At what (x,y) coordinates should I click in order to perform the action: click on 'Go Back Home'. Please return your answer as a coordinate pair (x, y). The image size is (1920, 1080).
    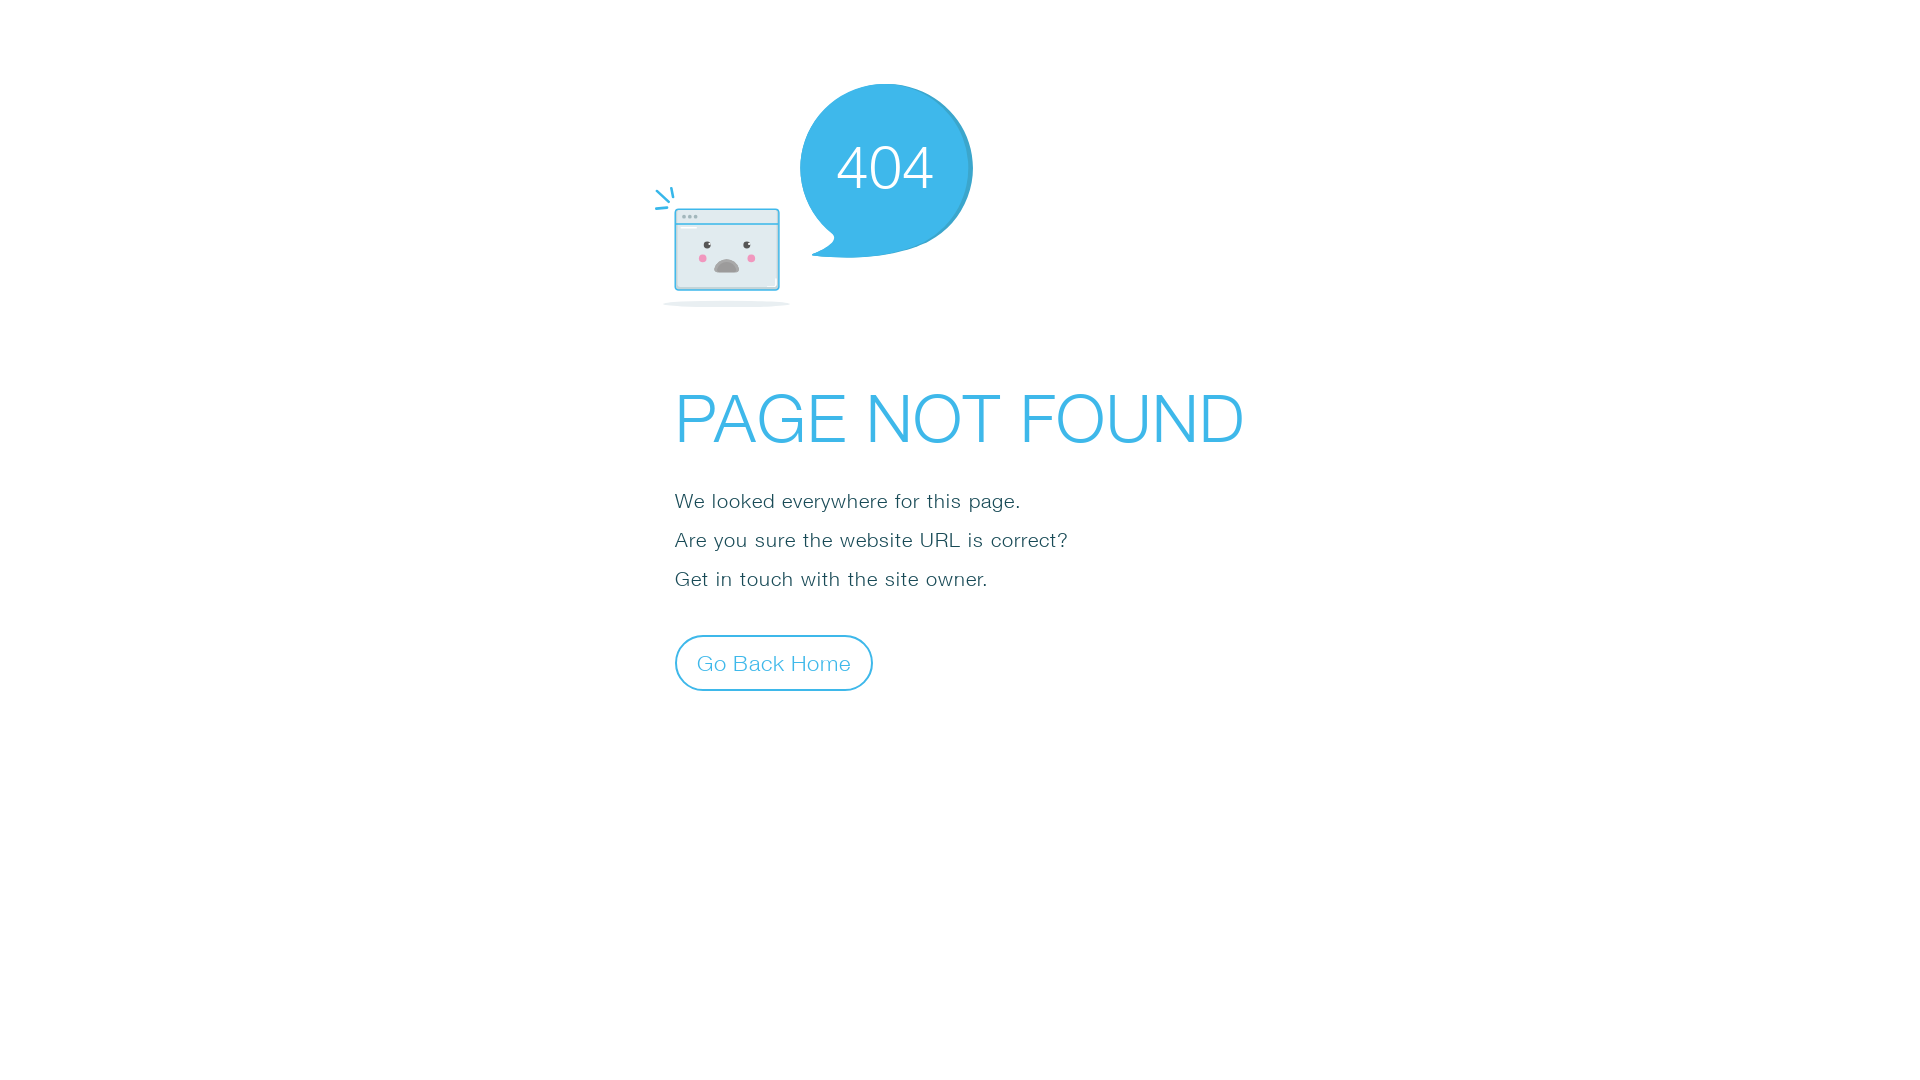
    Looking at the image, I should click on (772, 663).